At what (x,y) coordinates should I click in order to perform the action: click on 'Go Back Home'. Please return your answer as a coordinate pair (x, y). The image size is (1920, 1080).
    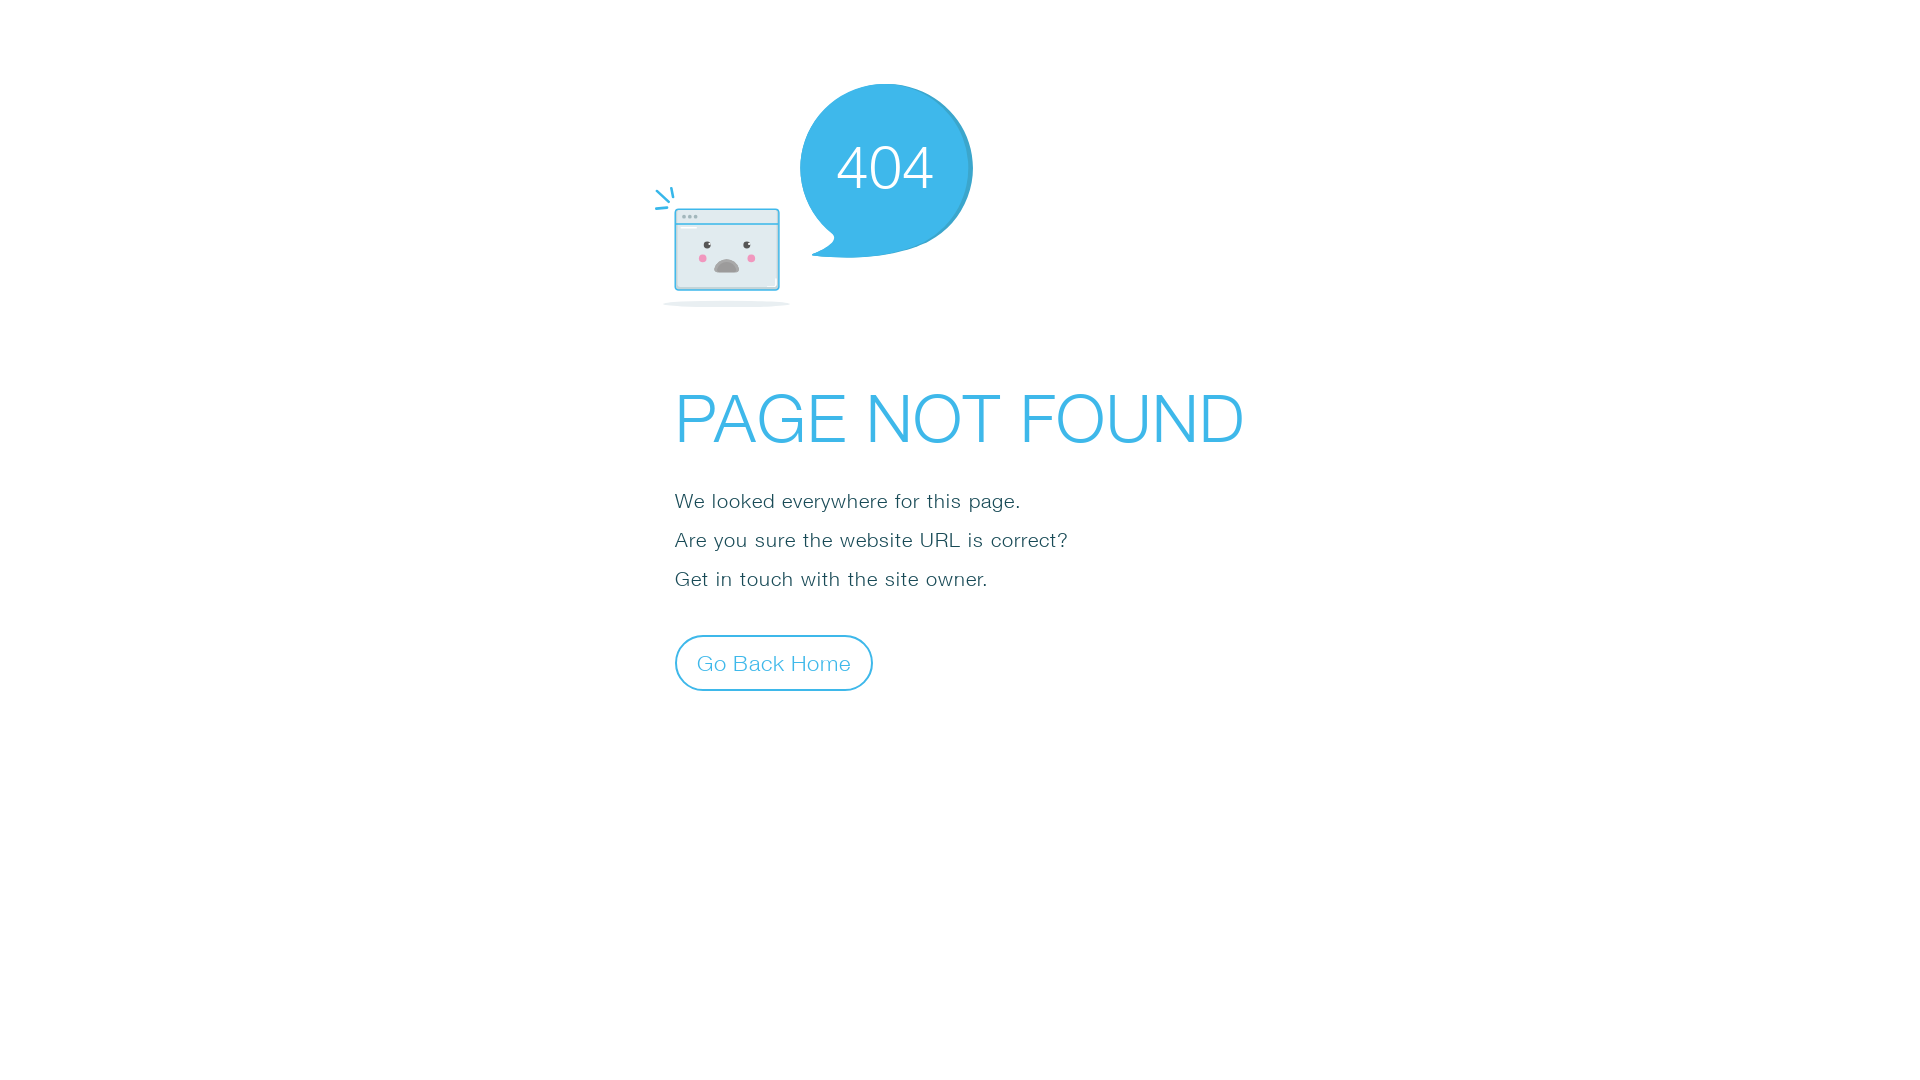
    Looking at the image, I should click on (772, 663).